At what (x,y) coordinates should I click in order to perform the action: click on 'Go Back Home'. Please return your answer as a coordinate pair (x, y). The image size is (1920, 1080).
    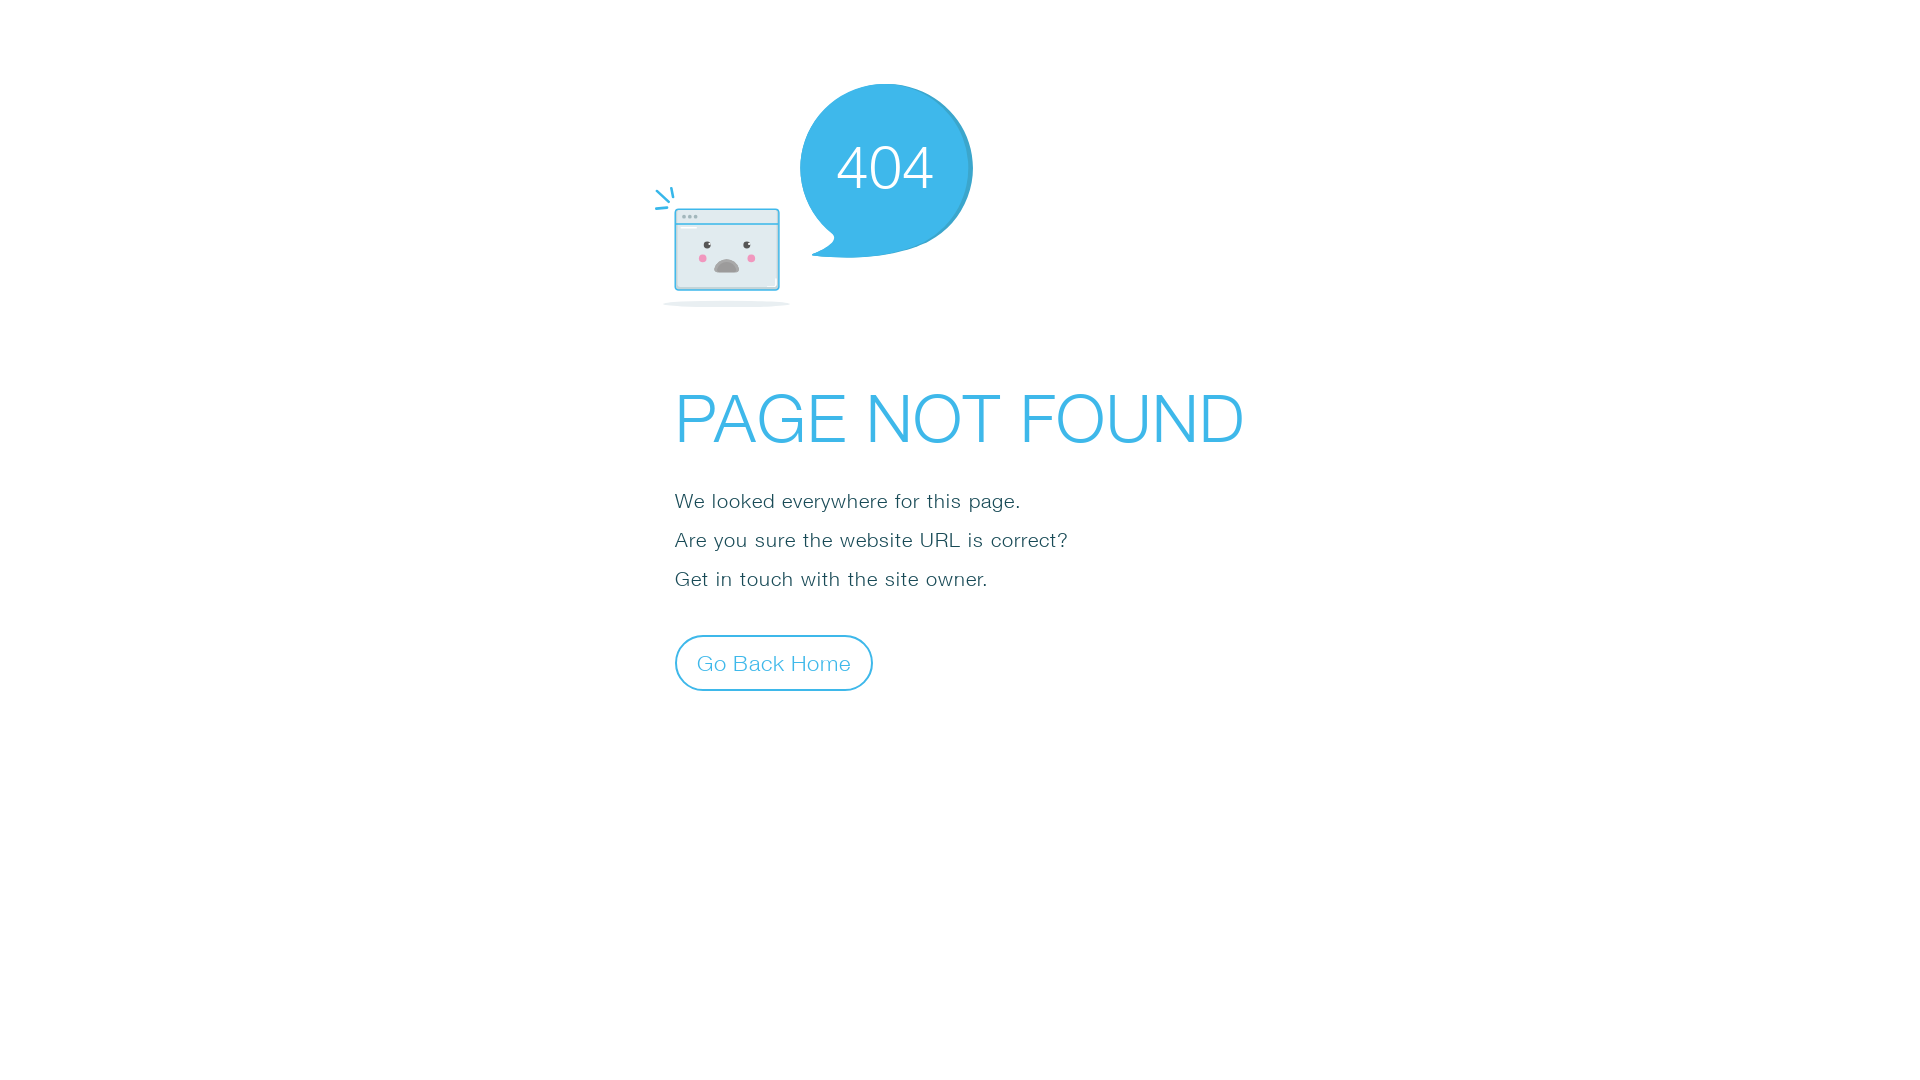
    Looking at the image, I should click on (772, 663).